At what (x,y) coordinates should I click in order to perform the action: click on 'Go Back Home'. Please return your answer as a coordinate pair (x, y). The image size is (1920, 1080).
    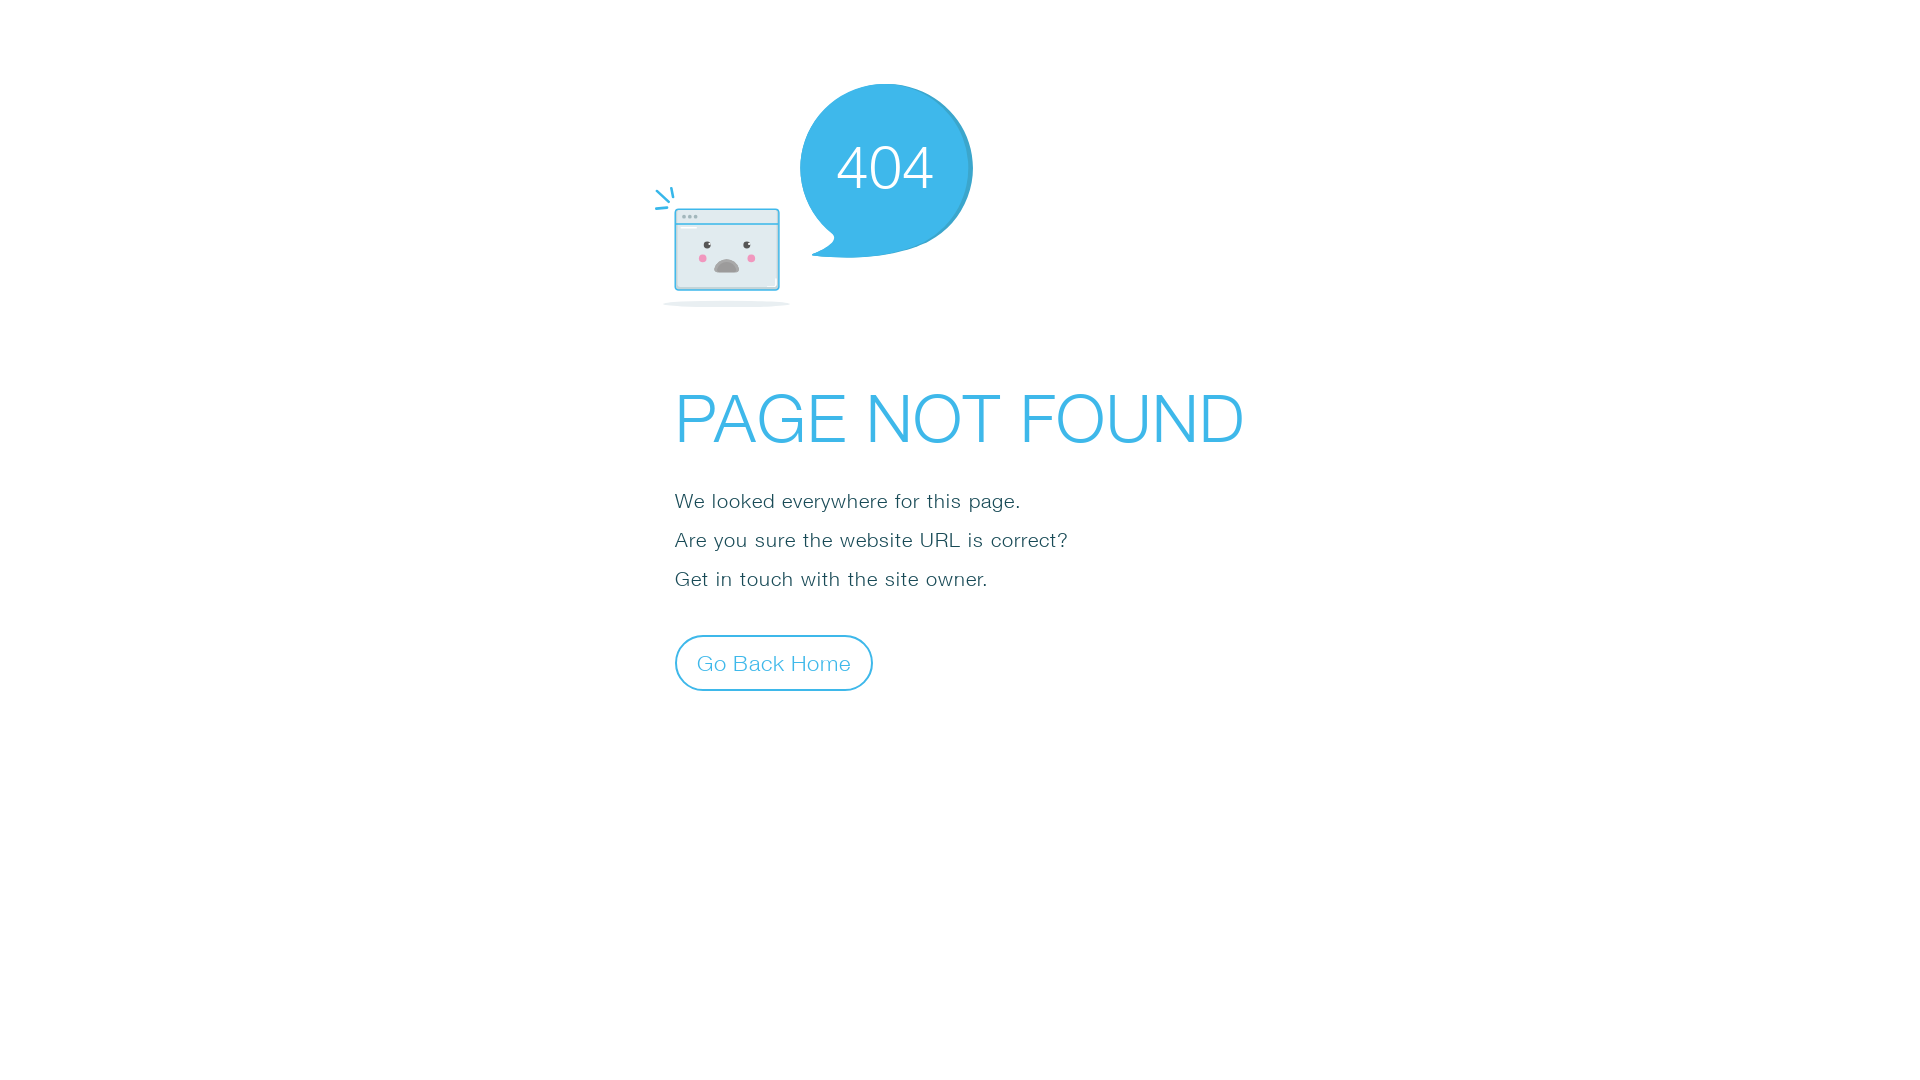
    Looking at the image, I should click on (772, 663).